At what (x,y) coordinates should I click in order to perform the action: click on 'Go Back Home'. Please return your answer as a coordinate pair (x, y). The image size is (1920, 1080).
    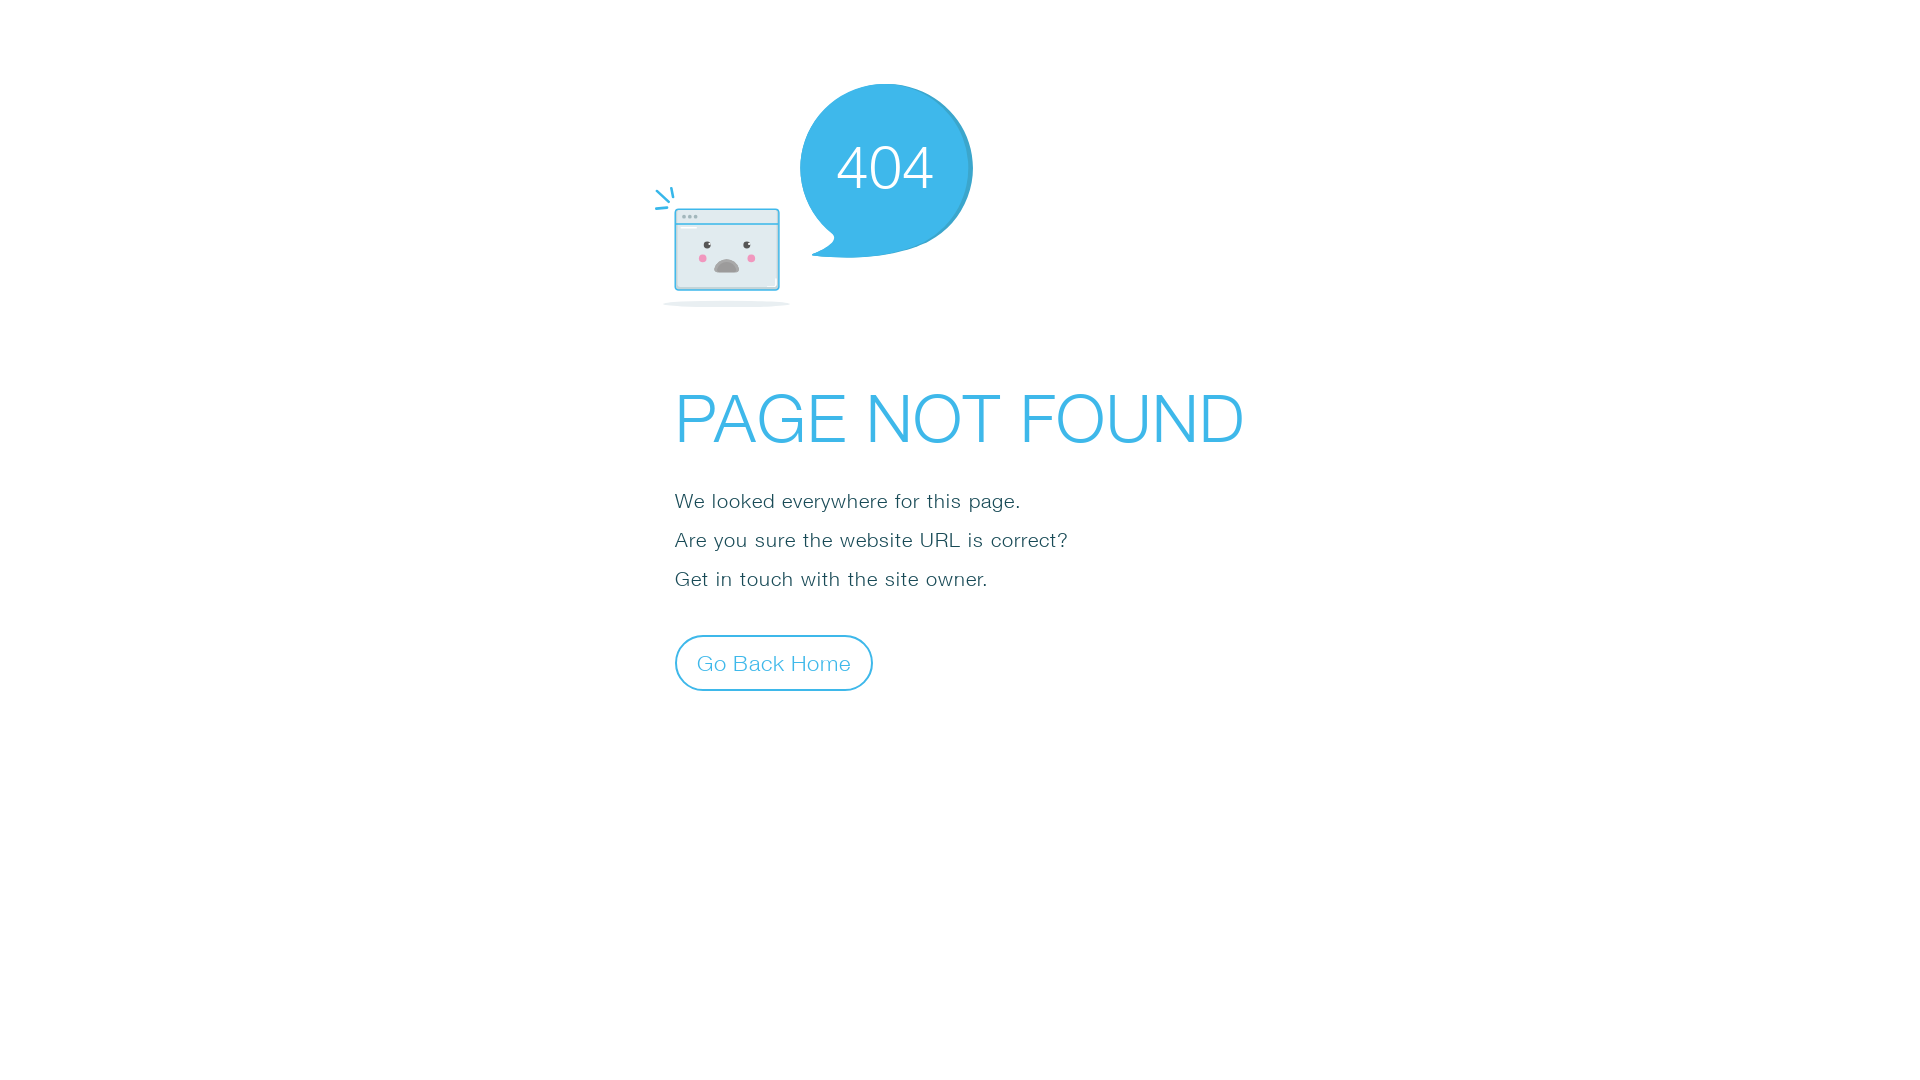
    Looking at the image, I should click on (772, 663).